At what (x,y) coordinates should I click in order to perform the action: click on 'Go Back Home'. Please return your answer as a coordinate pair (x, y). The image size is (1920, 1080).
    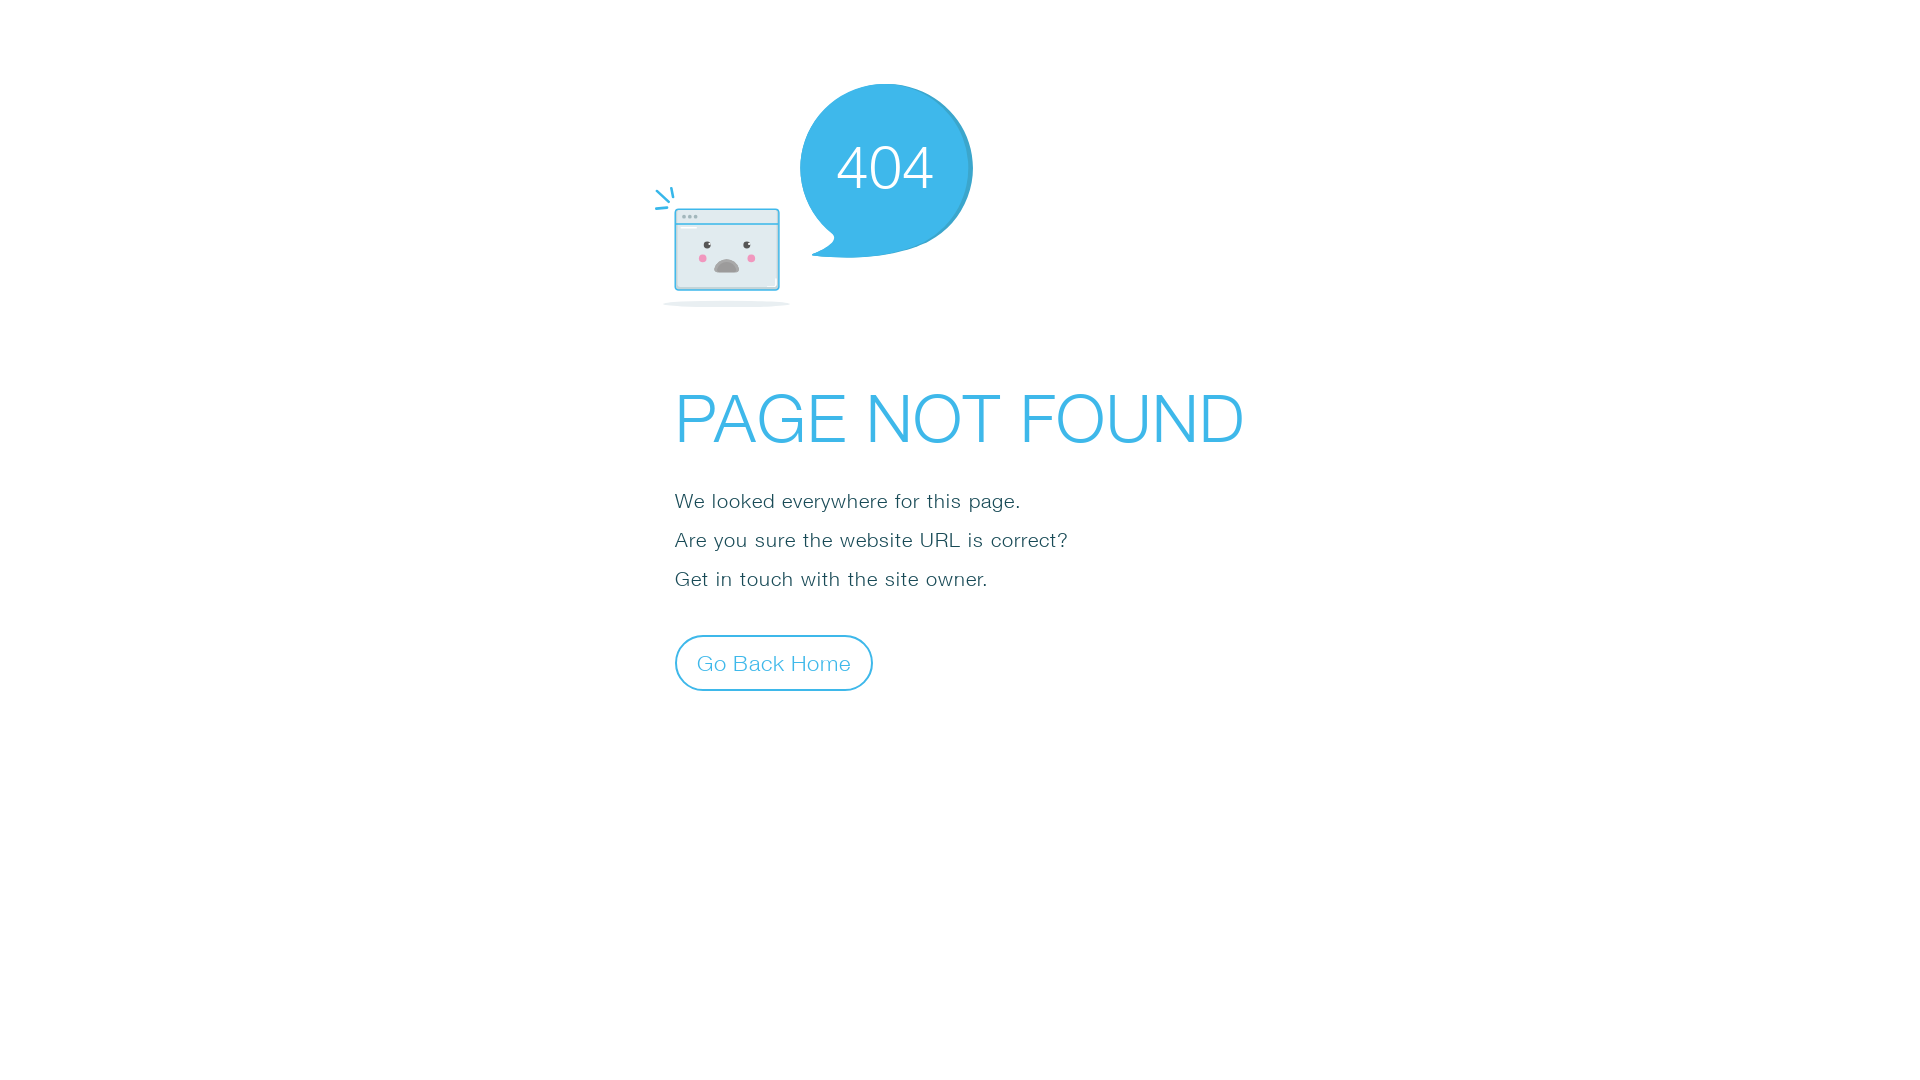
    Looking at the image, I should click on (772, 663).